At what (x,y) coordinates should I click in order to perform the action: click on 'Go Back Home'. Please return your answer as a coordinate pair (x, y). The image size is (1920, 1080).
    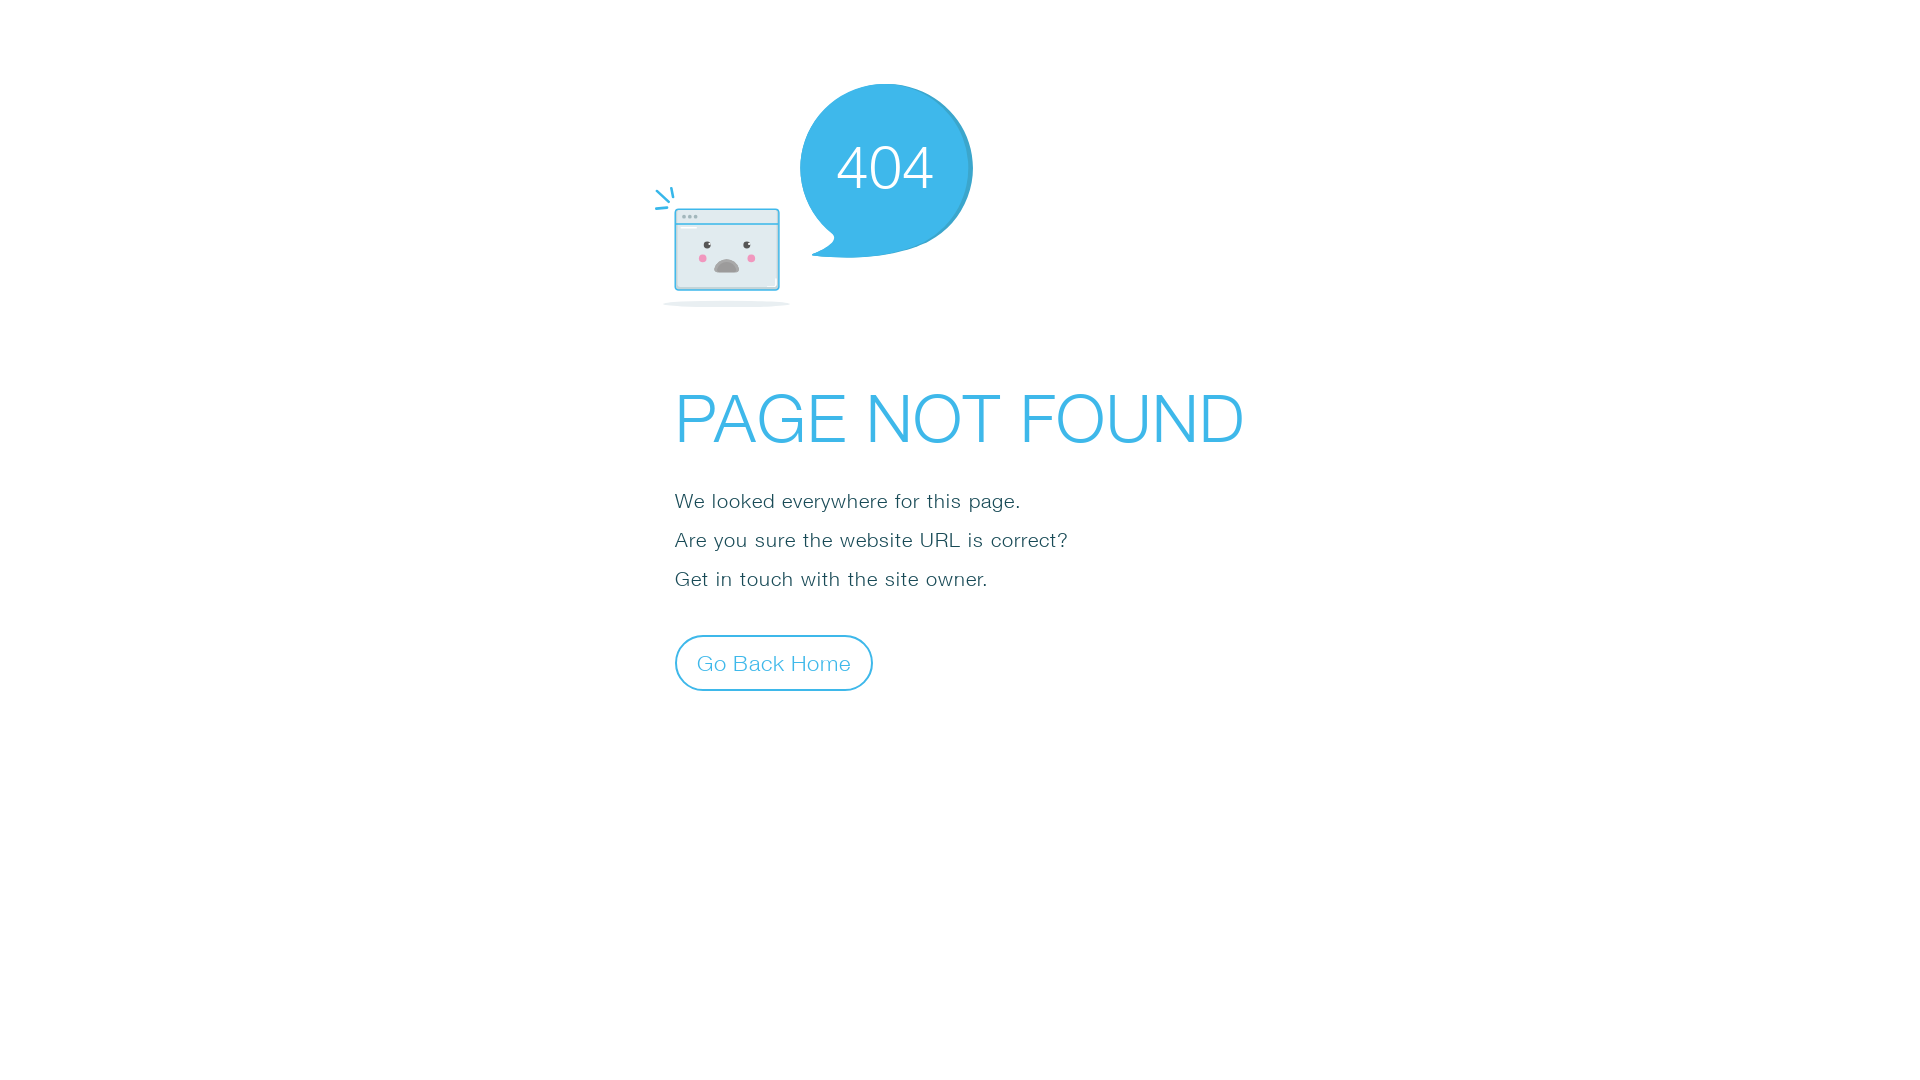
    Looking at the image, I should click on (772, 663).